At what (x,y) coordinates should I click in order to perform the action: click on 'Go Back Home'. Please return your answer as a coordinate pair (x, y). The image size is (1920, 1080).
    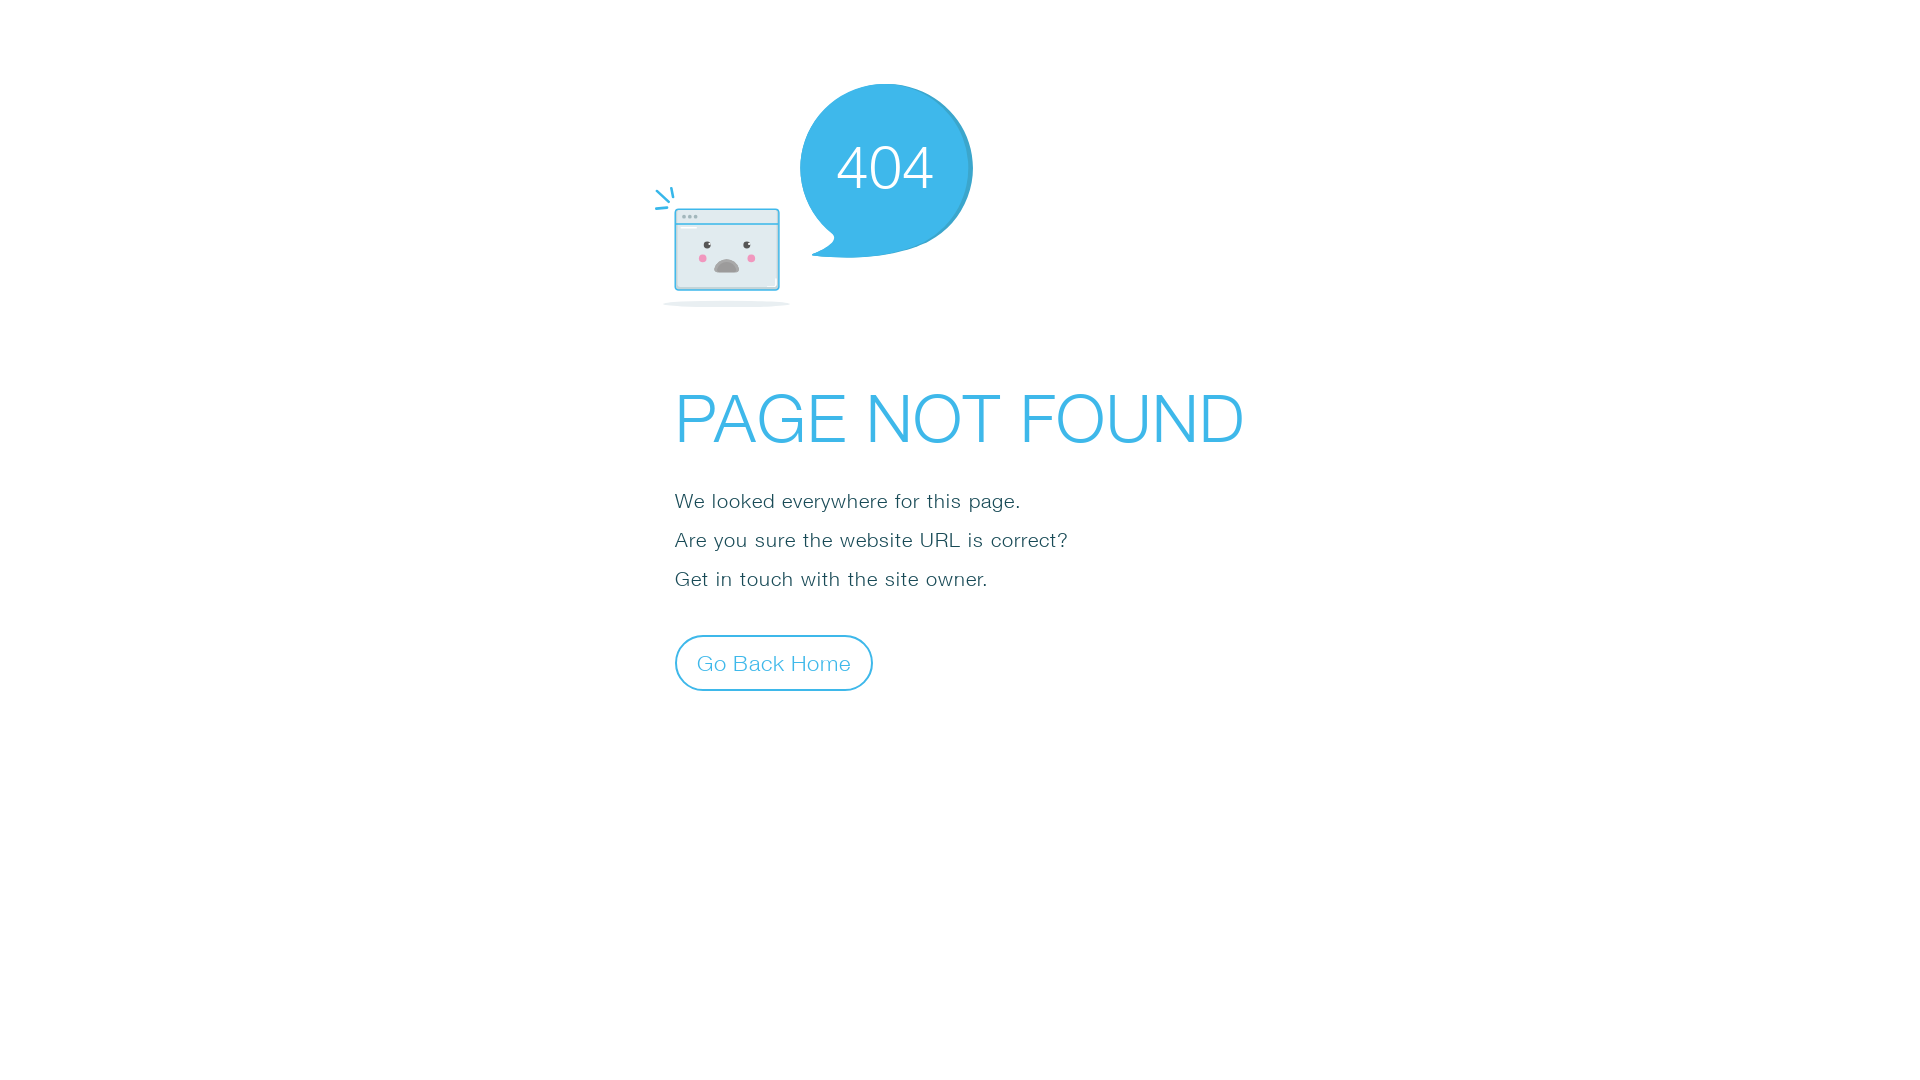
    Looking at the image, I should click on (772, 663).